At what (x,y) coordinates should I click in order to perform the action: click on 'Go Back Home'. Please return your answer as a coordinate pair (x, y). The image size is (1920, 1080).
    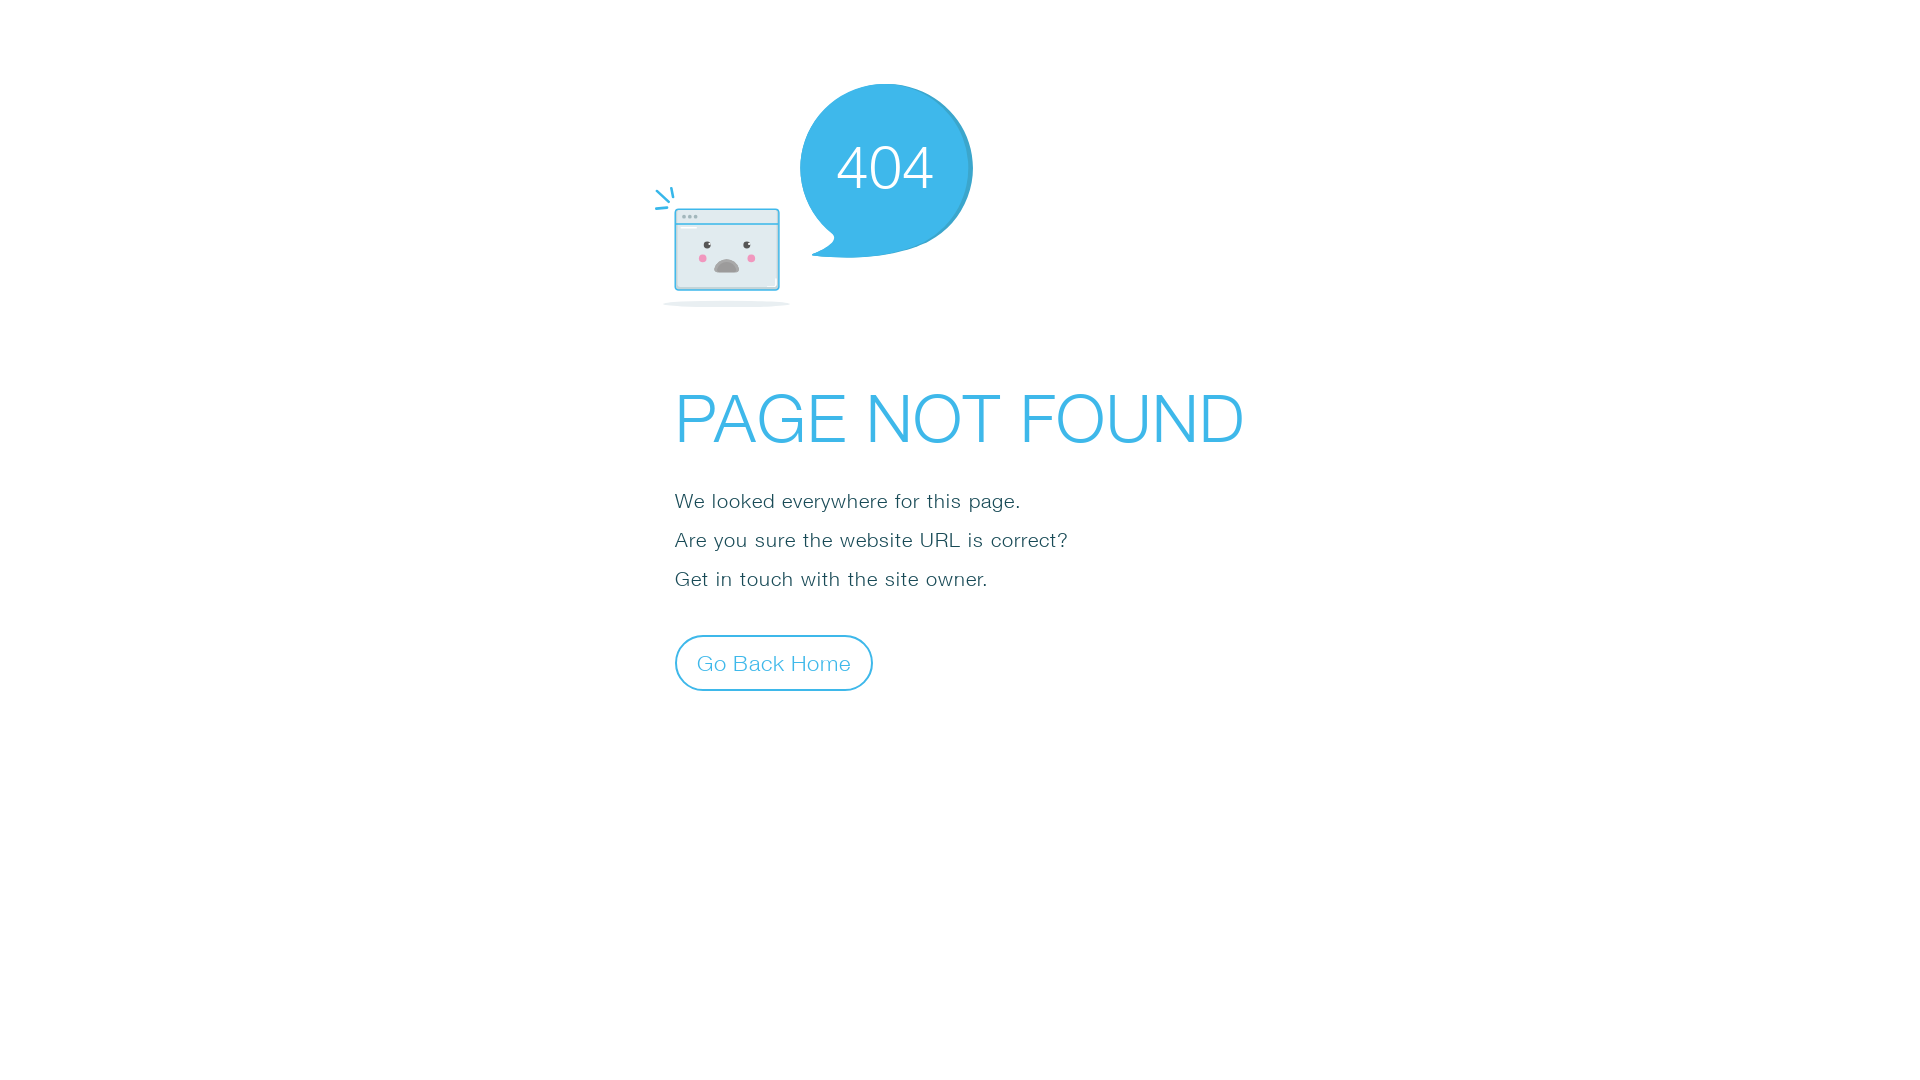
    Looking at the image, I should click on (772, 663).